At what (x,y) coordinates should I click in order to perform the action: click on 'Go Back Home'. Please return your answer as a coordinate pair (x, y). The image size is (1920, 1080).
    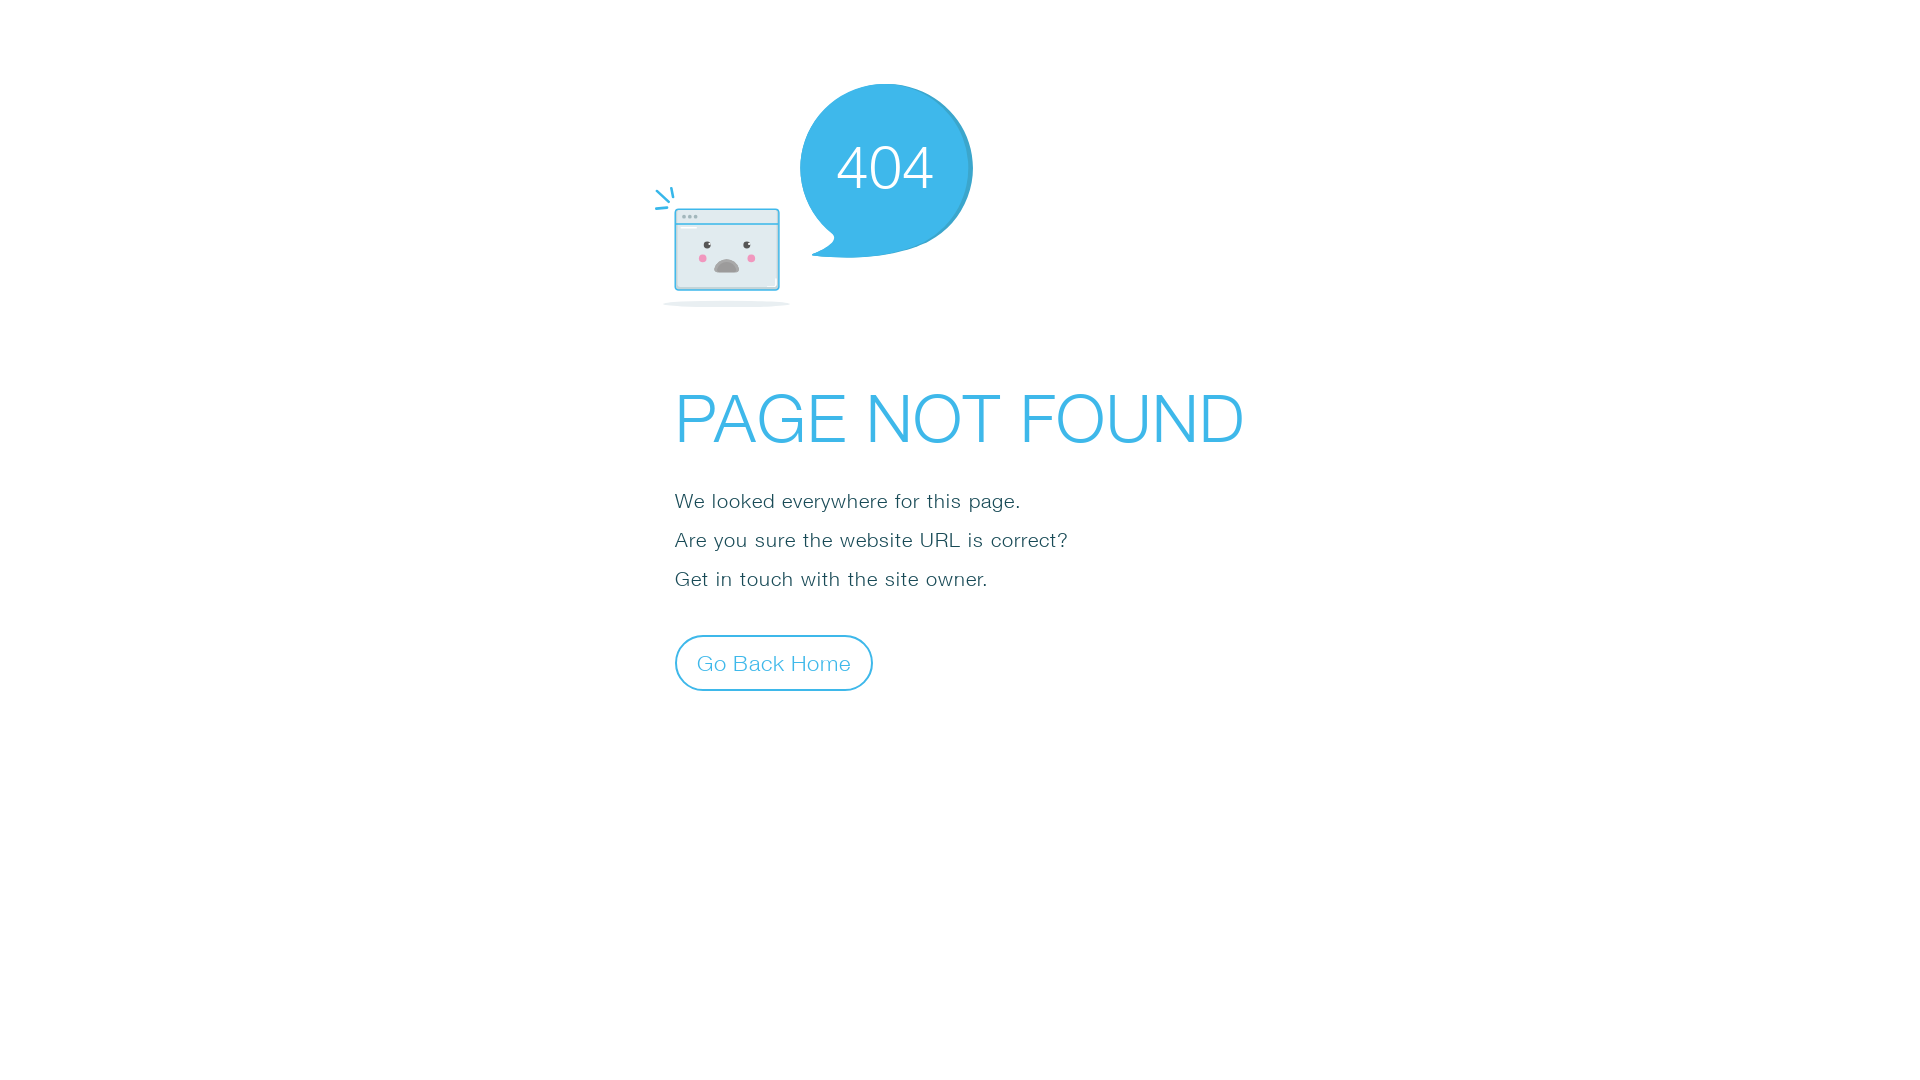
    Looking at the image, I should click on (772, 663).